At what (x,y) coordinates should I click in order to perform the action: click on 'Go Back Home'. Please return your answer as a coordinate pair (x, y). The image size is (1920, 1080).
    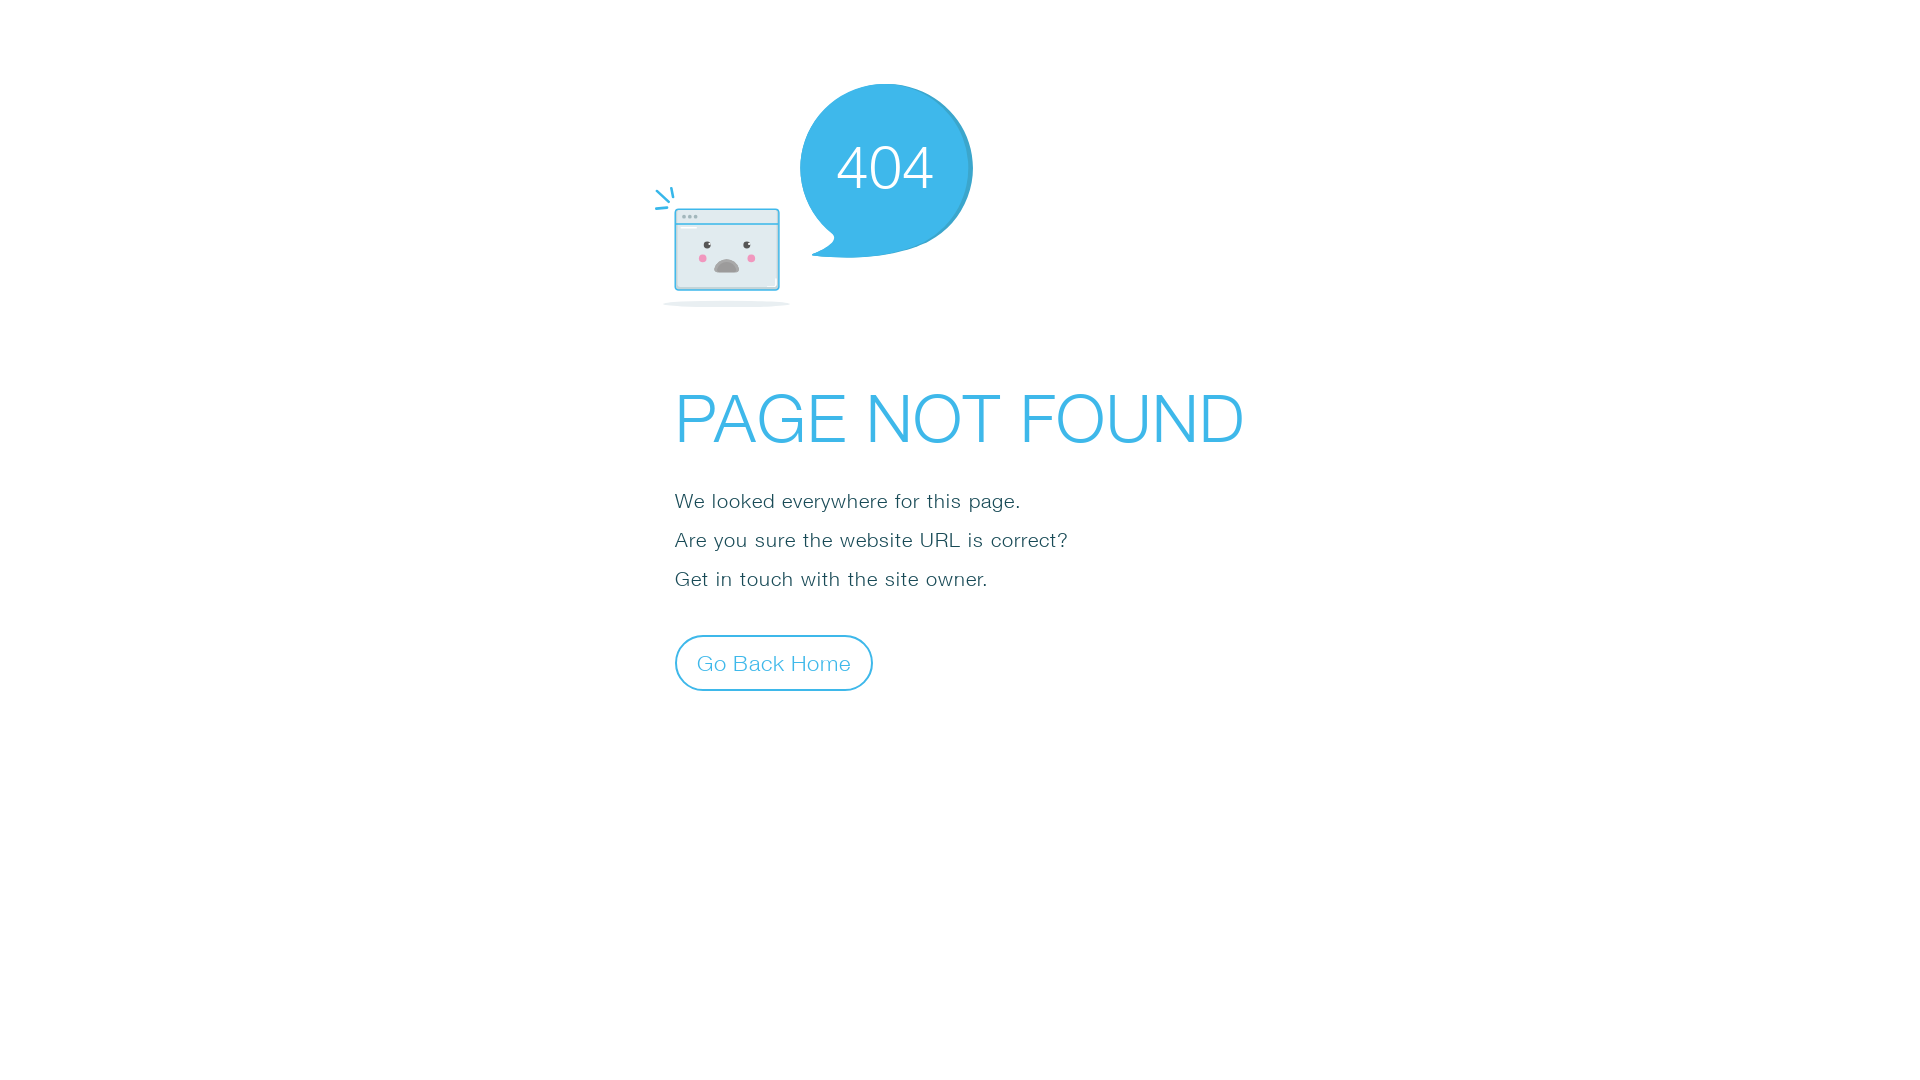
    Looking at the image, I should click on (772, 663).